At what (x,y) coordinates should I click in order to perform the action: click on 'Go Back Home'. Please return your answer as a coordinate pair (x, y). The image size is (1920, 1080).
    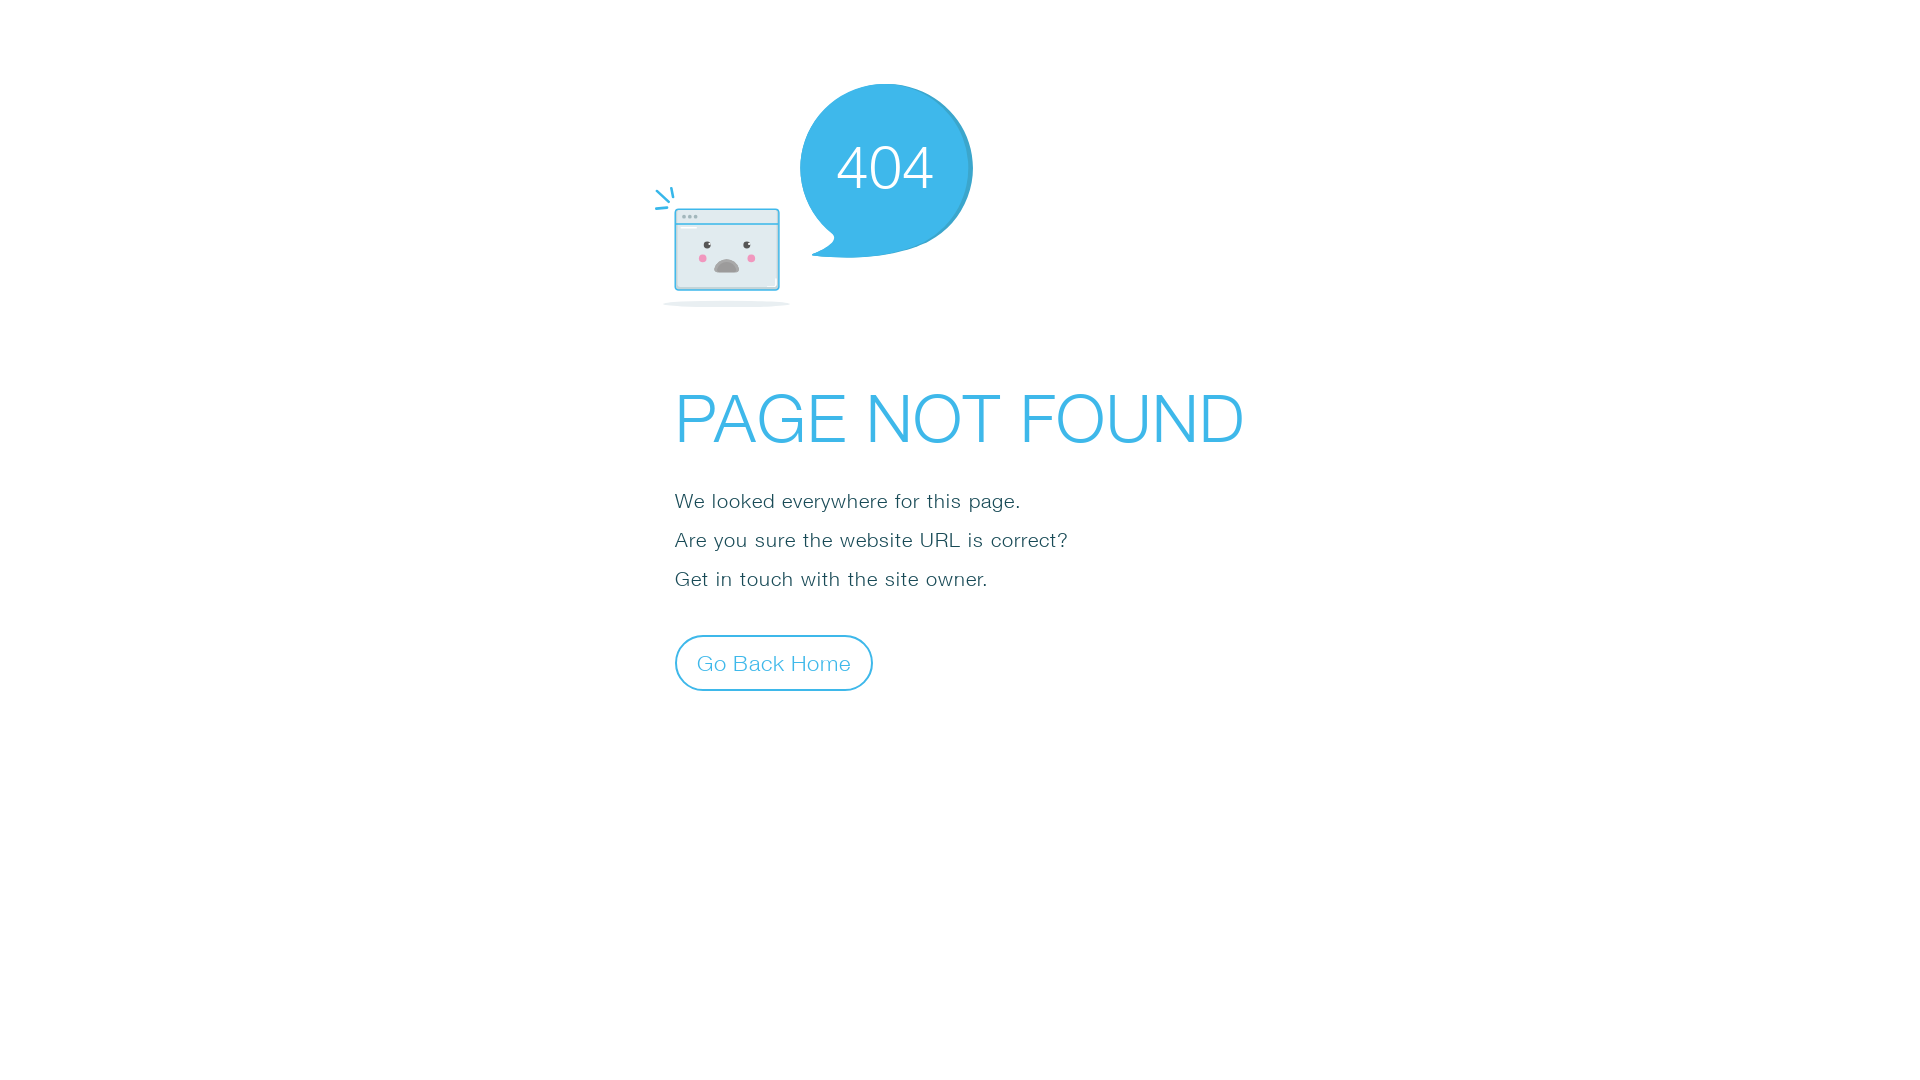
    Looking at the image, I should click on (772, 663).